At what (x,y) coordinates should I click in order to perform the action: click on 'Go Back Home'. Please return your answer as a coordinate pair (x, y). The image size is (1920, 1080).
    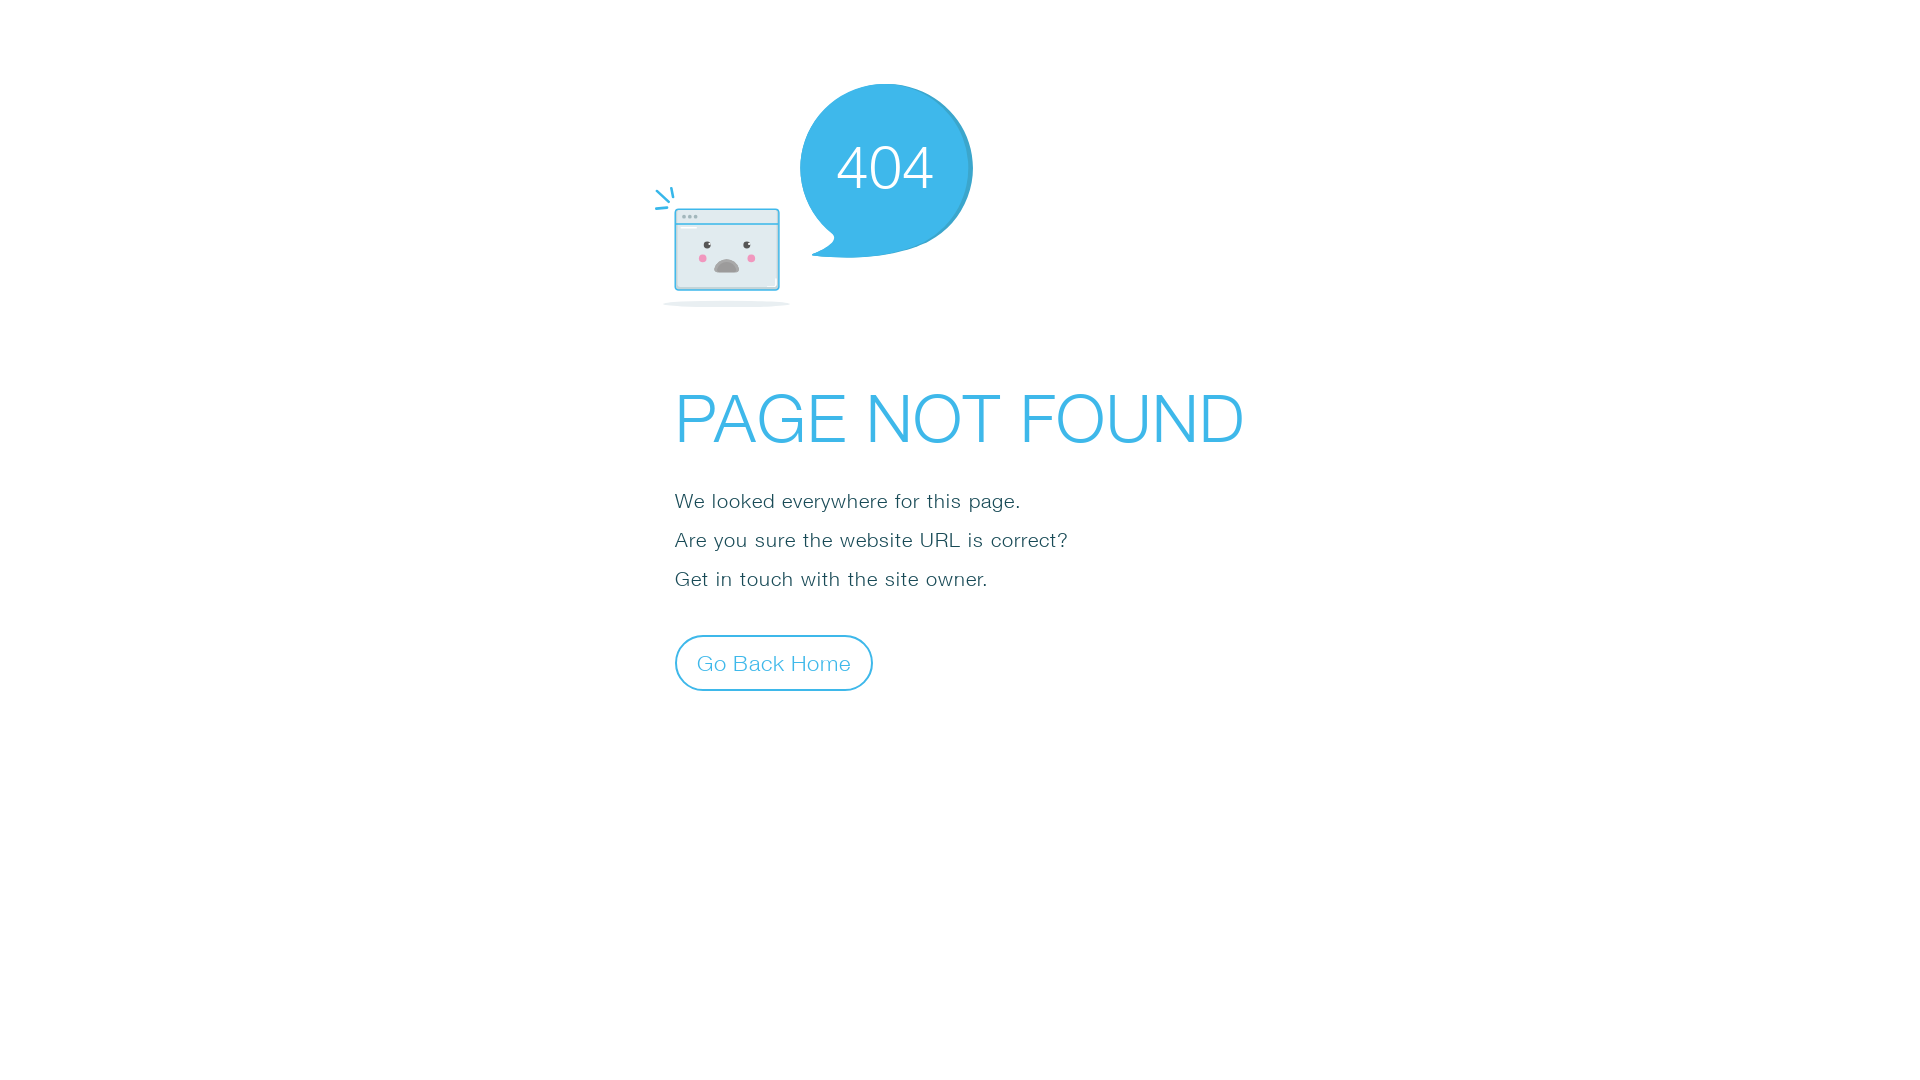
    Looking at the image, I should click on (772, 663).